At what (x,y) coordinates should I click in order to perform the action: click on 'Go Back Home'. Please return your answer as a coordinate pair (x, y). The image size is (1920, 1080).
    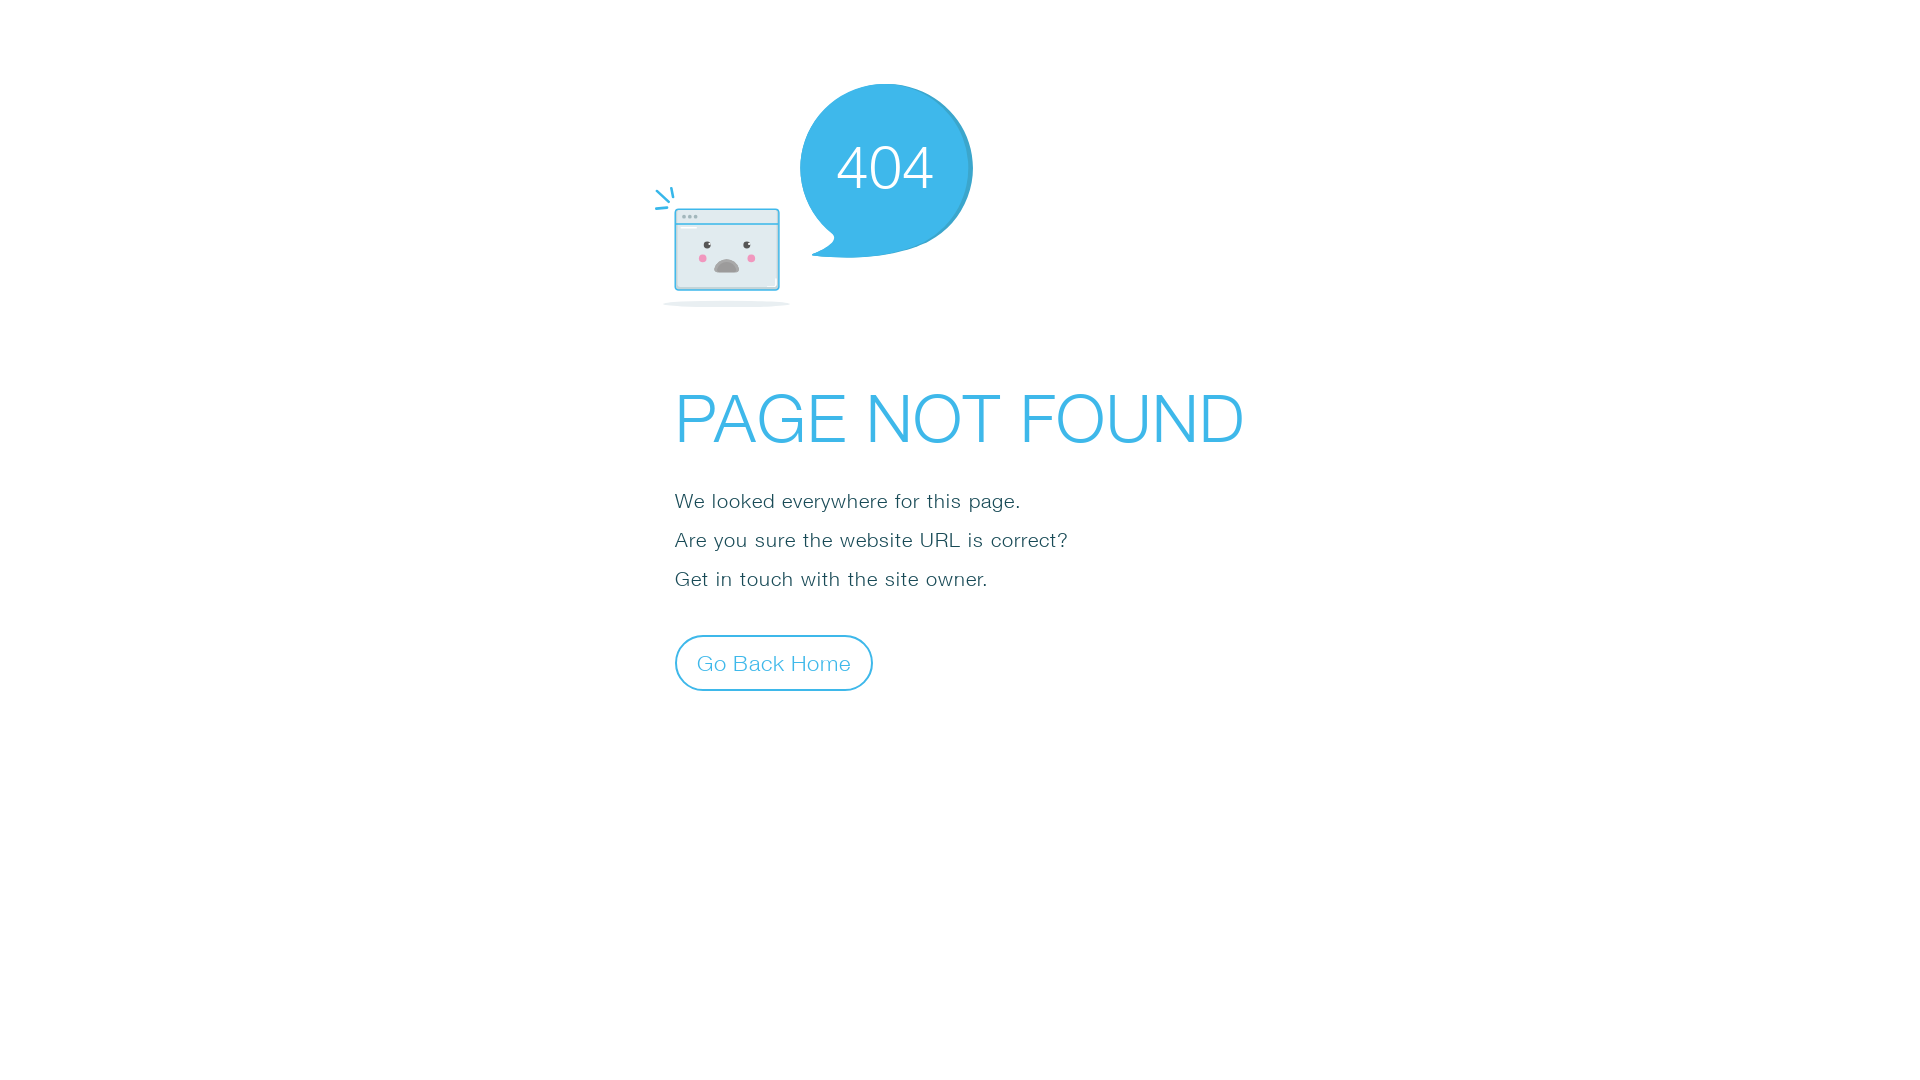
    Looking at the image, I should click on (772, 663).